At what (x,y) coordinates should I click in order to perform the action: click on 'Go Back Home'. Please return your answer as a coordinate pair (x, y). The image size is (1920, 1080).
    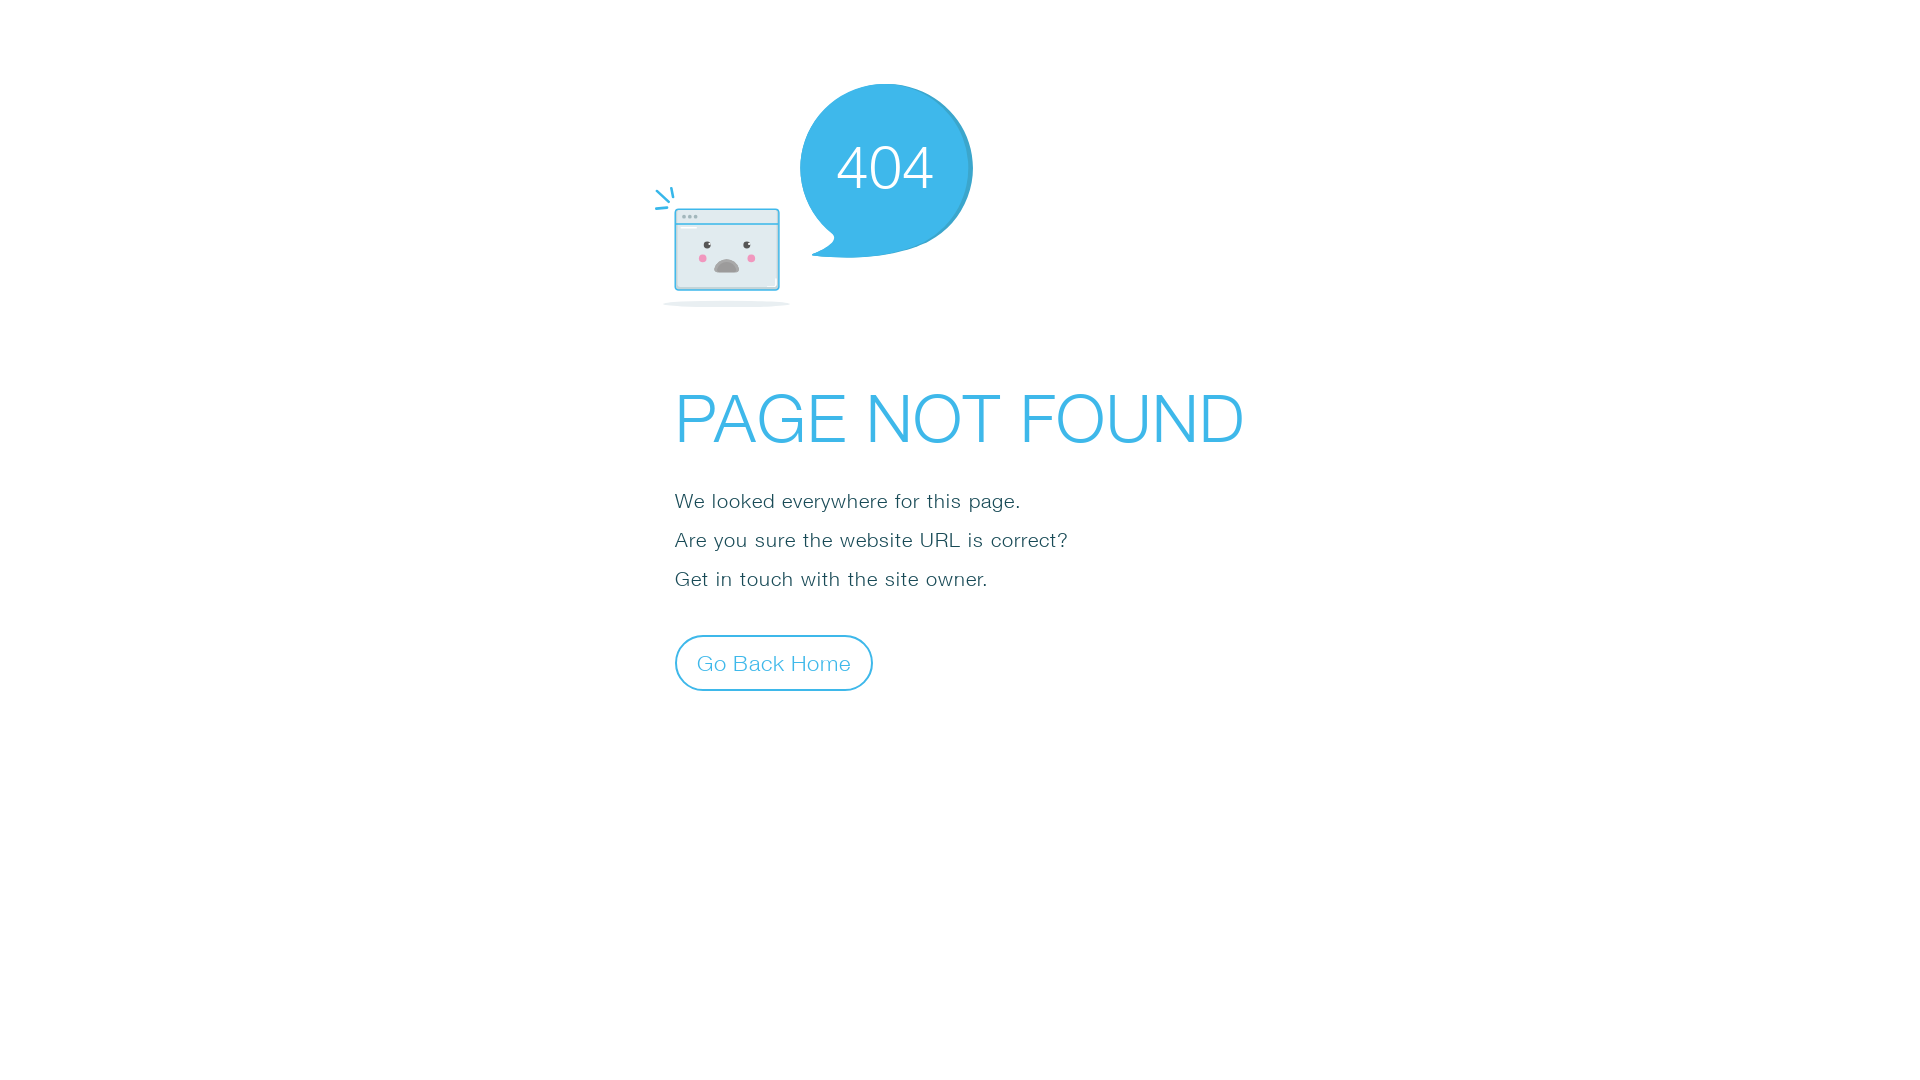
    Looking at the image, I should click on (772, 663).